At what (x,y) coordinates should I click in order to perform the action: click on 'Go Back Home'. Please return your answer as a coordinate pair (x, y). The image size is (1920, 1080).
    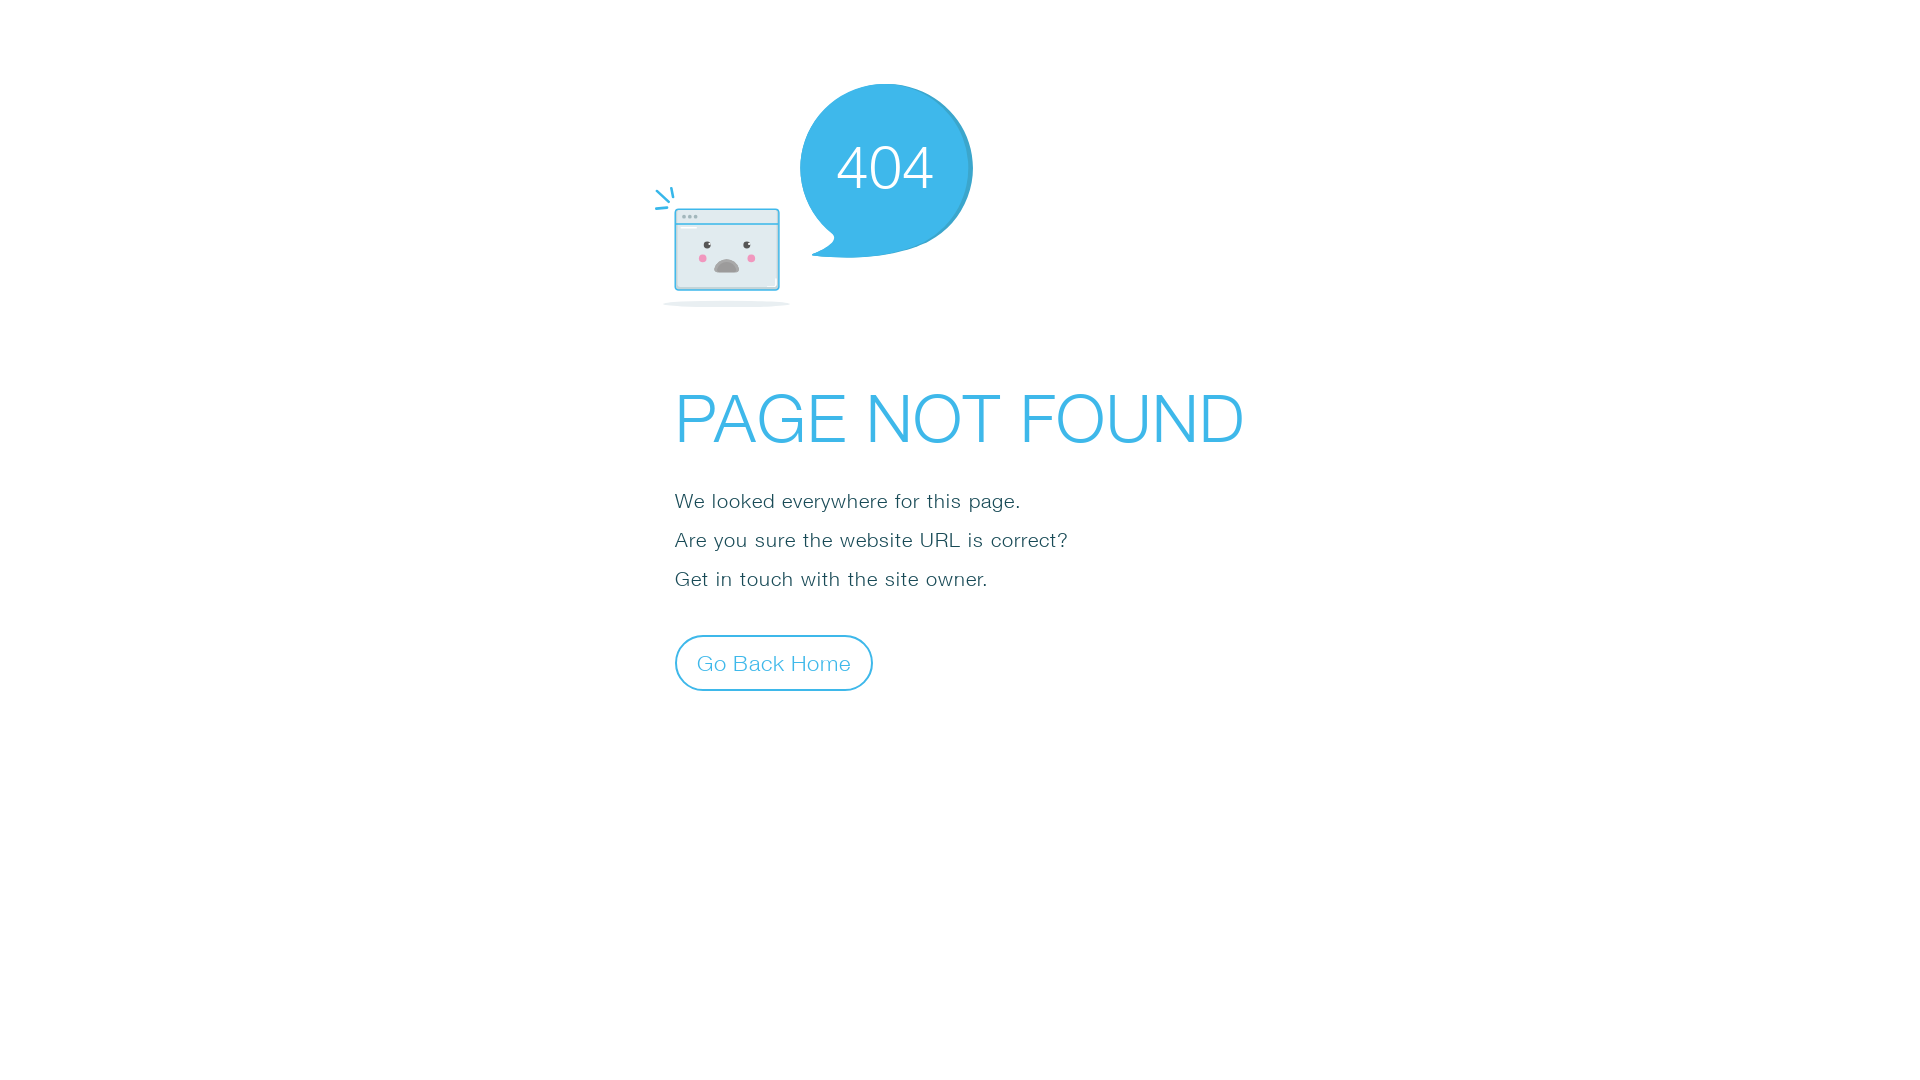
    Looking at the image, I should click on (772, 663).